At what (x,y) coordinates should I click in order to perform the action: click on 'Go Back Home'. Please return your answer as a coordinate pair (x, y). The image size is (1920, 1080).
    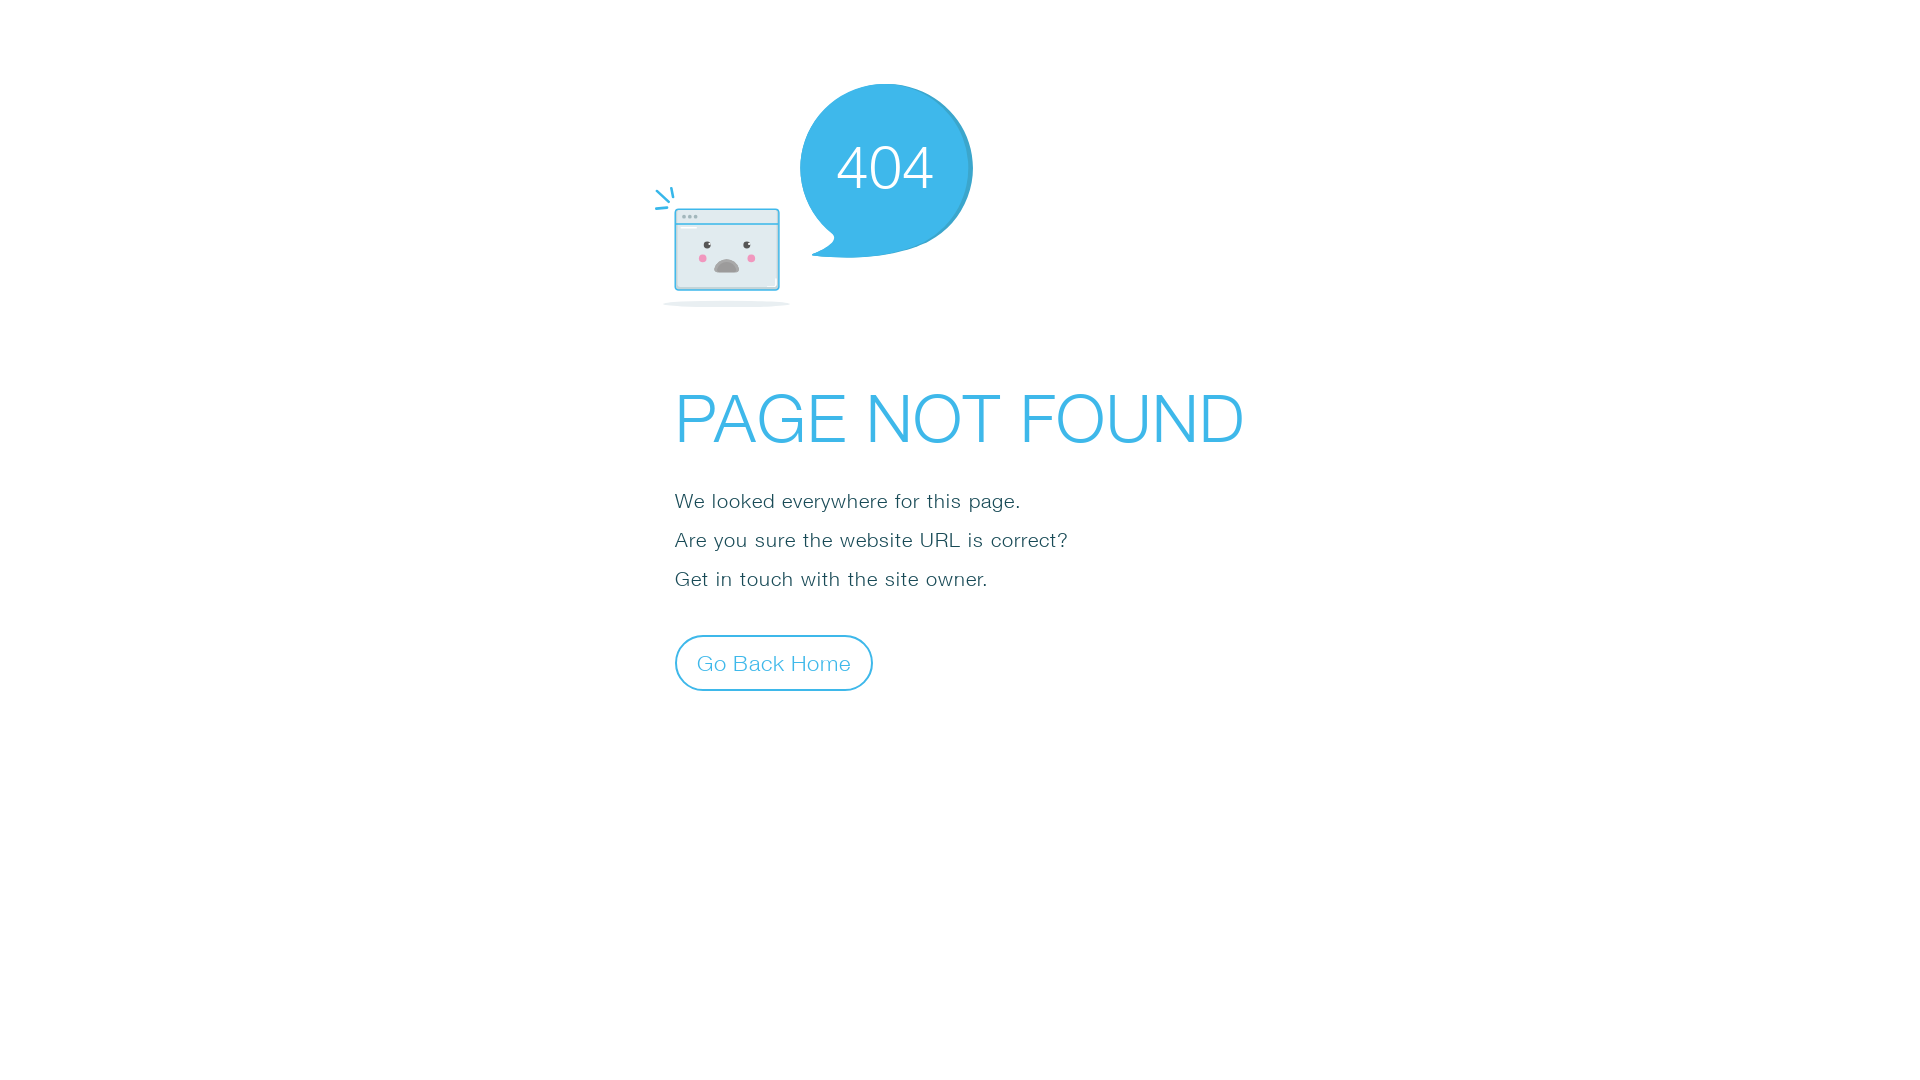
    Looking at the image, I should click on (772, 663).